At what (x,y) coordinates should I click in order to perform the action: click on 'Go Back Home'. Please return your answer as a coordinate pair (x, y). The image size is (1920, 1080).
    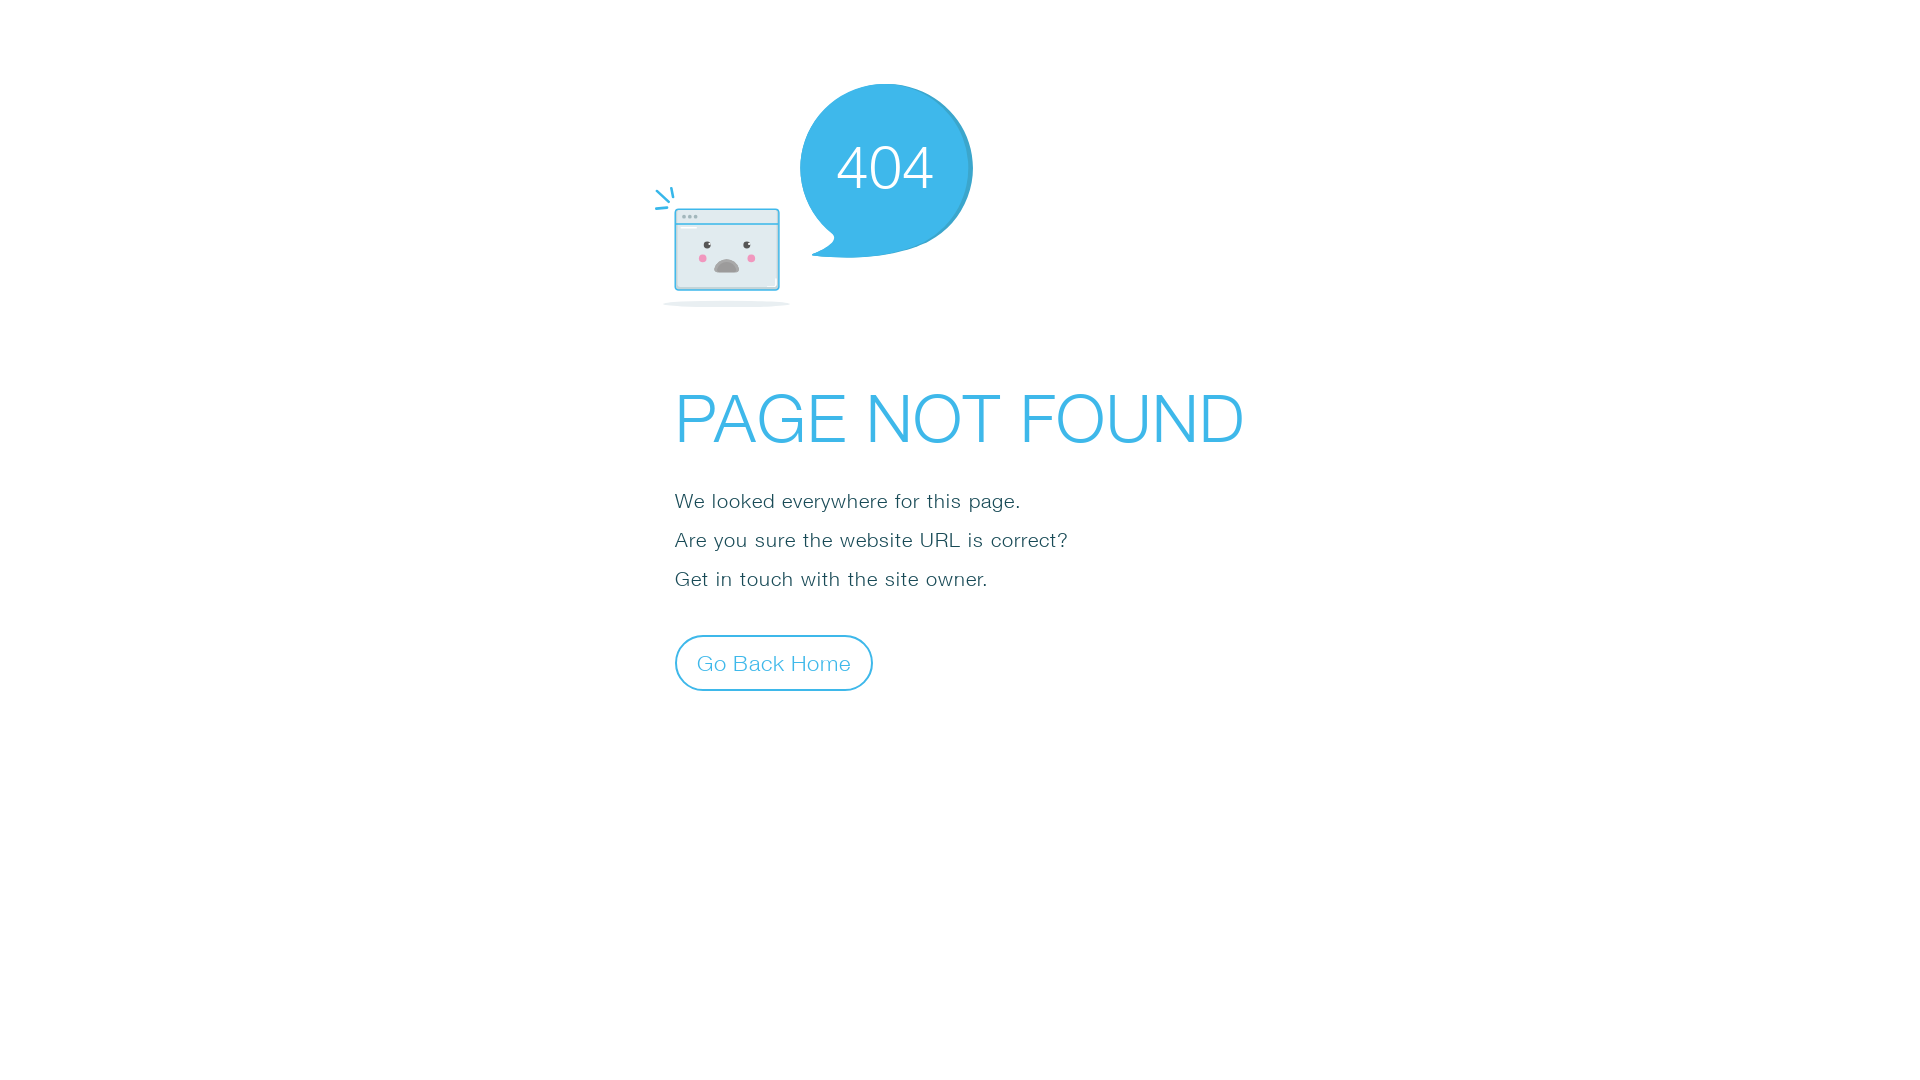
    Looking at the image, I should click on (772, 663).